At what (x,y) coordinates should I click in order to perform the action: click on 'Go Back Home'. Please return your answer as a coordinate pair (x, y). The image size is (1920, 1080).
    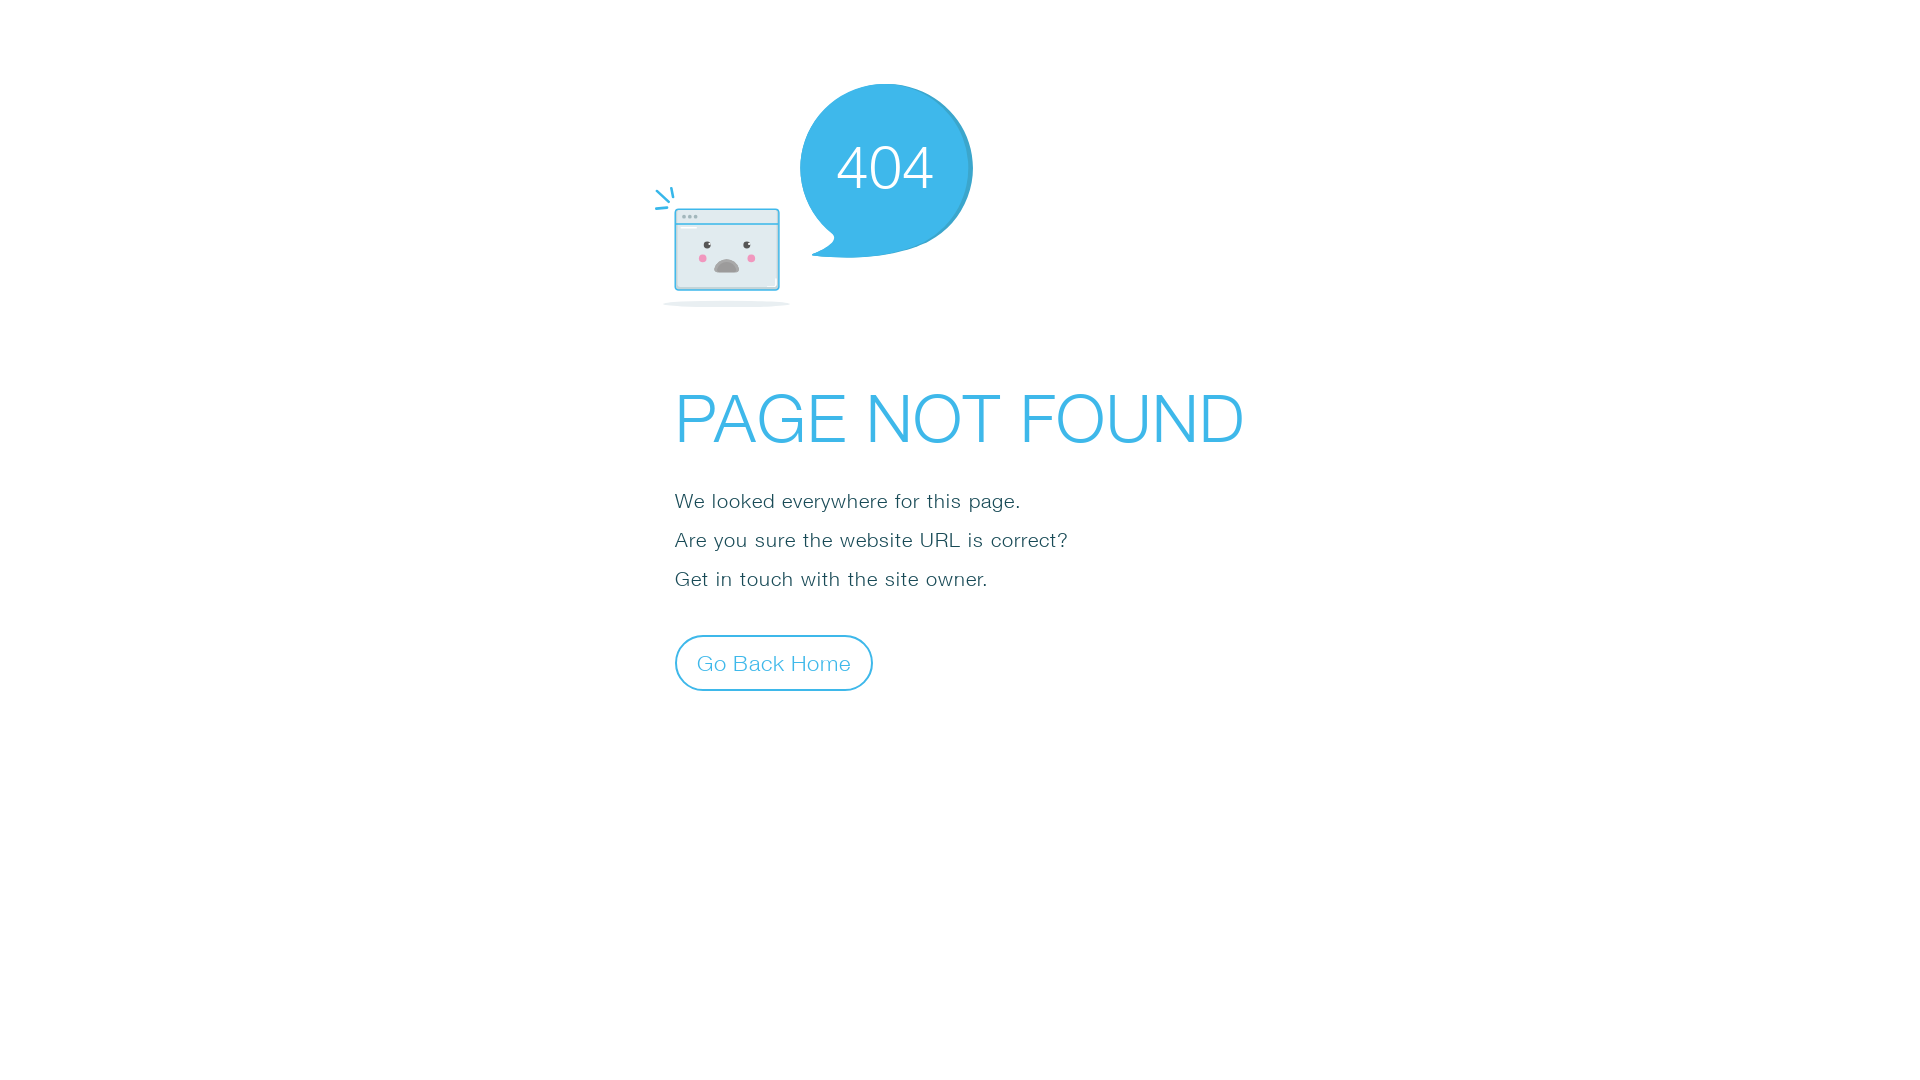
    Looking at the image, I should click on (772, 663).